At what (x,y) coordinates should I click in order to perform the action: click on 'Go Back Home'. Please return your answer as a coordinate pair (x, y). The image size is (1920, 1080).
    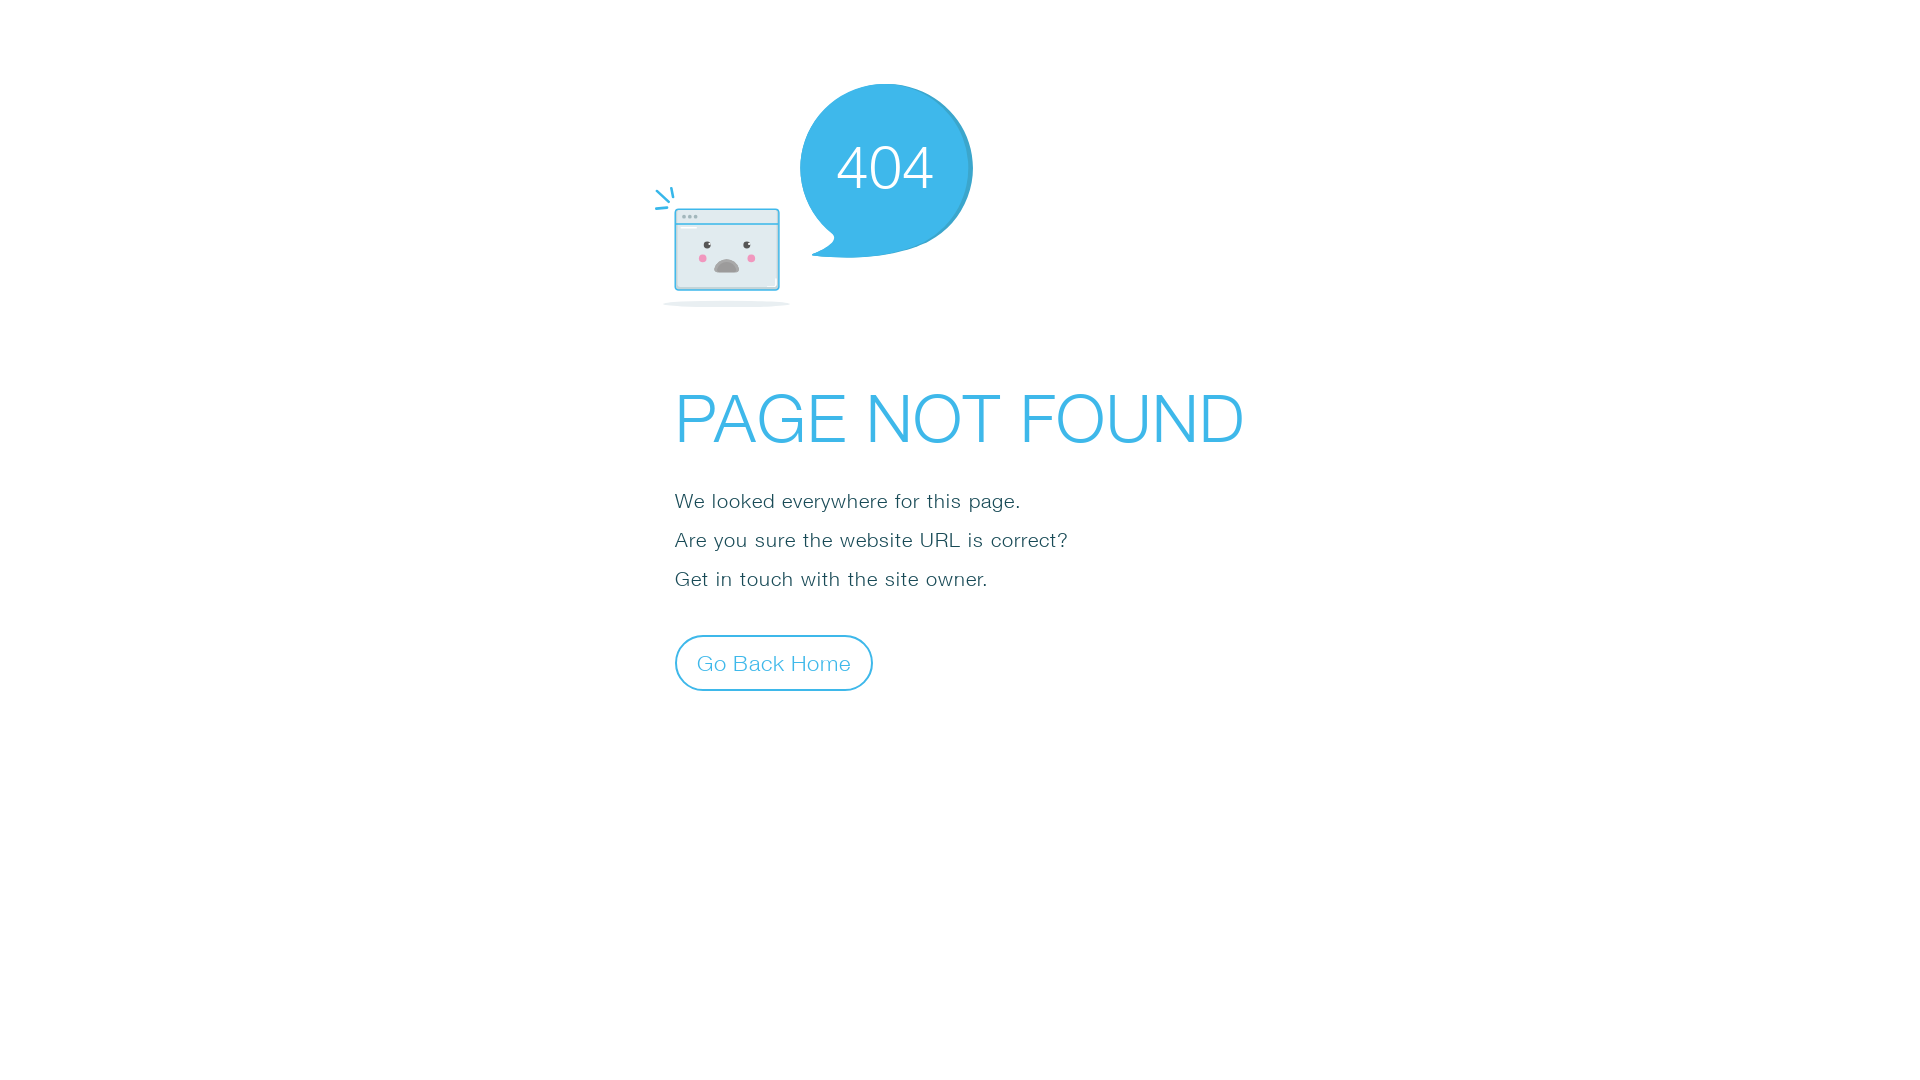
    Looking at the image, I should click on (772, 663).